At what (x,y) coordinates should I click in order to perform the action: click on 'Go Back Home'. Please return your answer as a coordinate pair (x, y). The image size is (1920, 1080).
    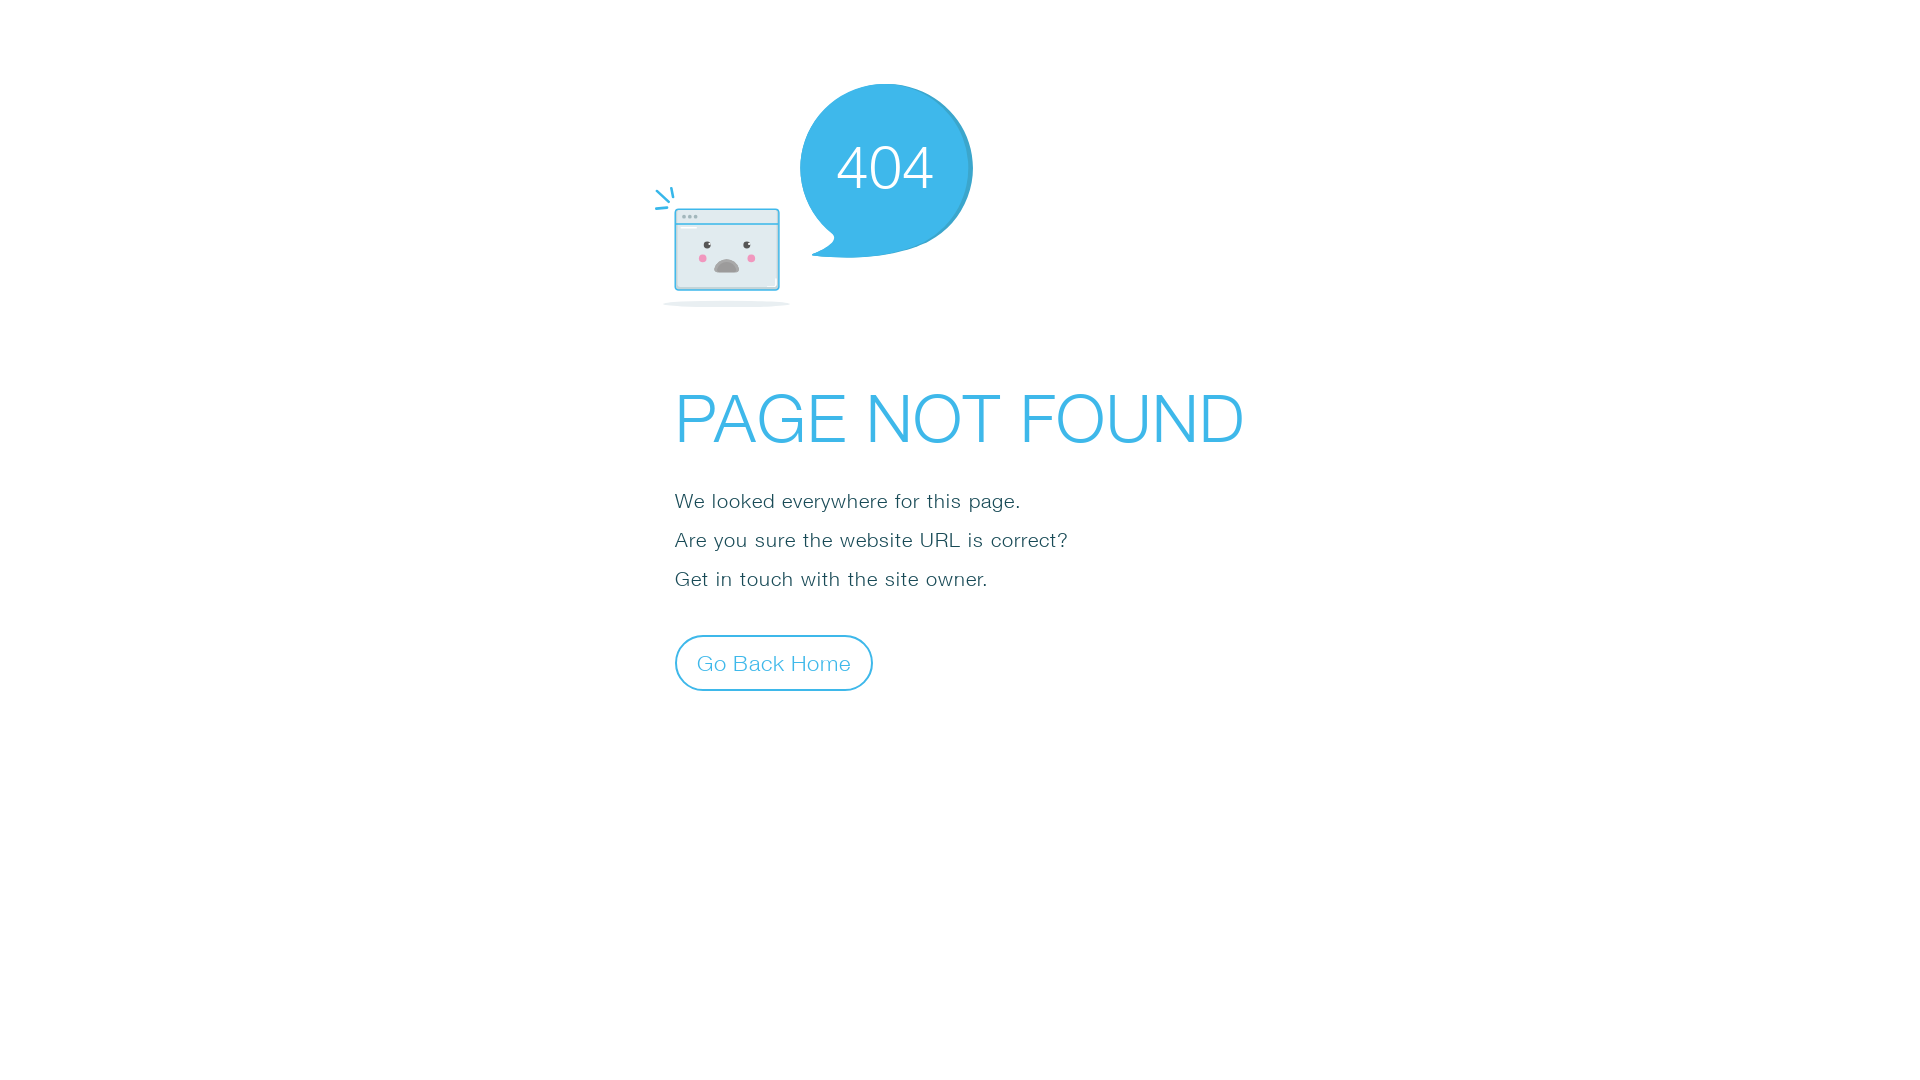
    Looking at the image, I should click on (772, 663).